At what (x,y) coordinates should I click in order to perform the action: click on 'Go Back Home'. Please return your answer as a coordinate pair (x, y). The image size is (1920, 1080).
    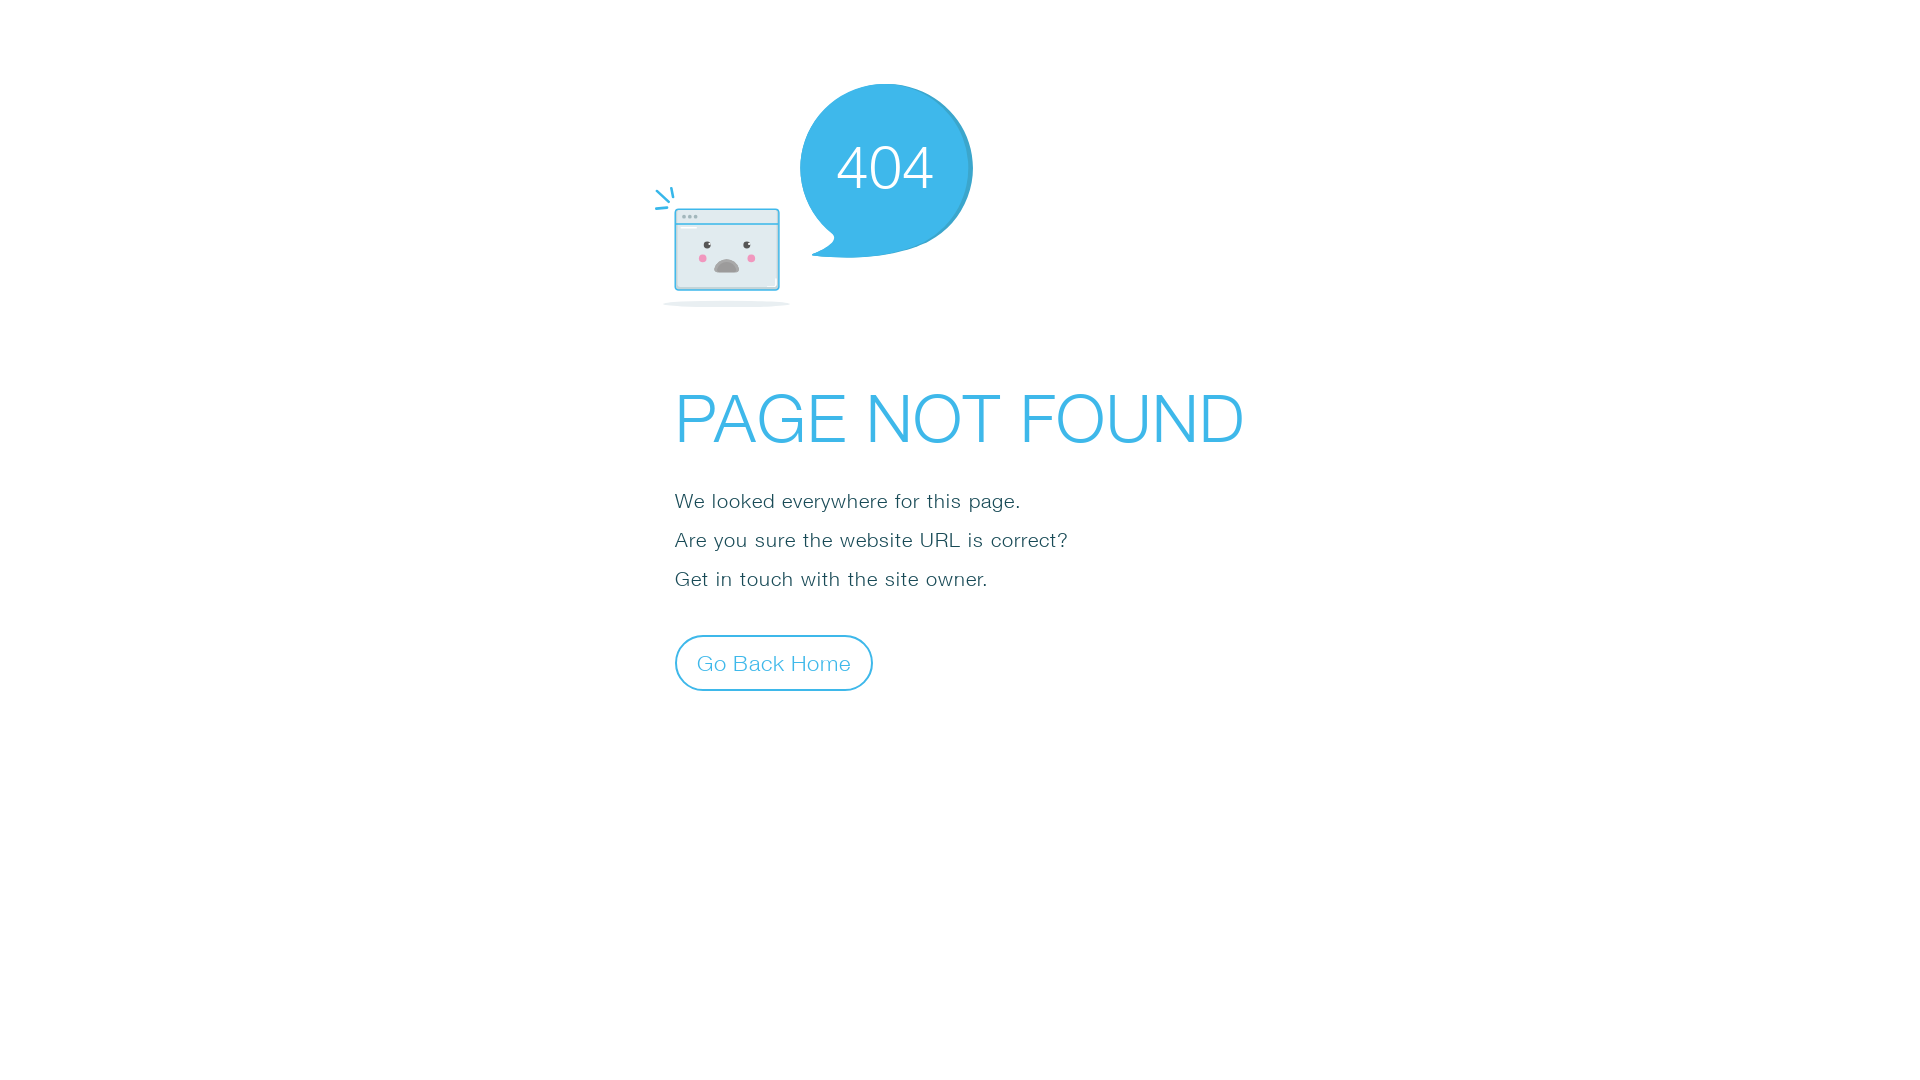
    Looking at the image, I should click on (772, 663).